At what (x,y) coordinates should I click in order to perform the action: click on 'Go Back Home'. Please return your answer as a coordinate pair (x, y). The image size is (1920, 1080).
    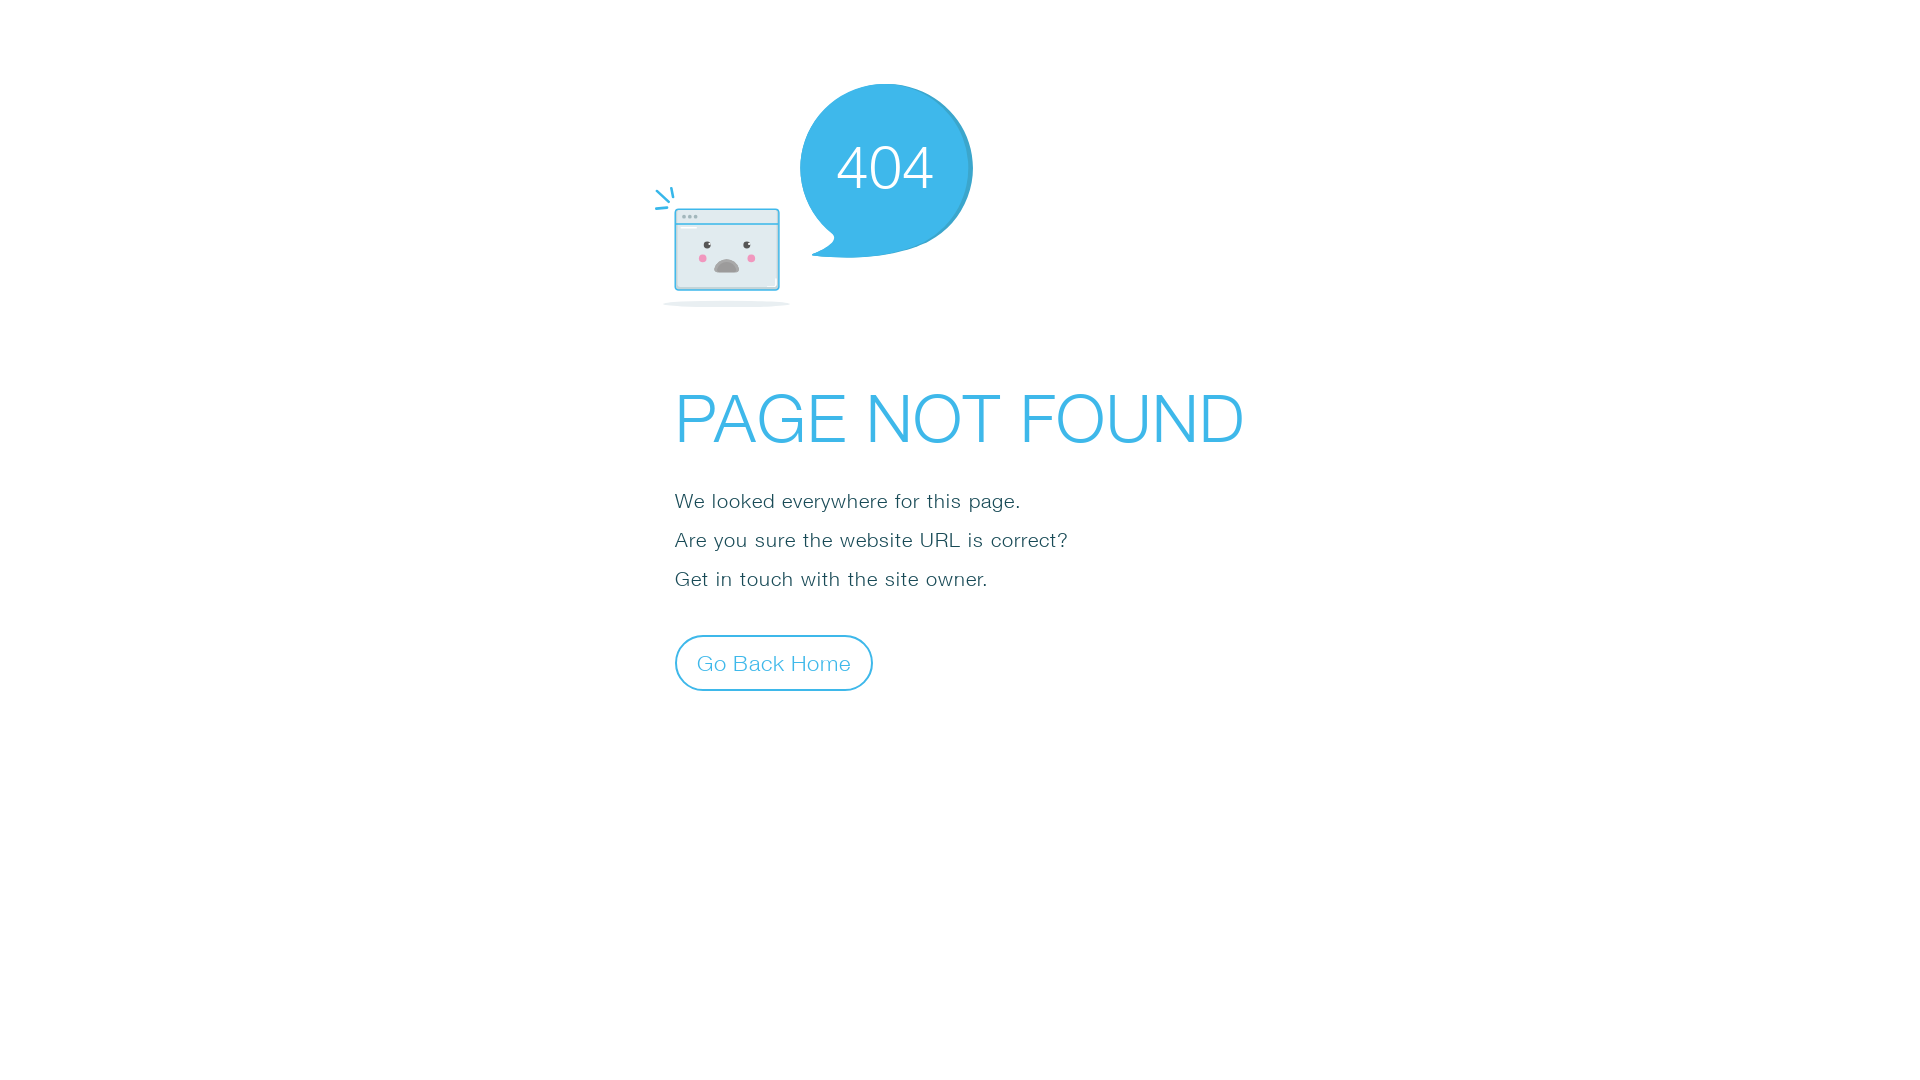
    Looking at the image, I should click on (772, 663).